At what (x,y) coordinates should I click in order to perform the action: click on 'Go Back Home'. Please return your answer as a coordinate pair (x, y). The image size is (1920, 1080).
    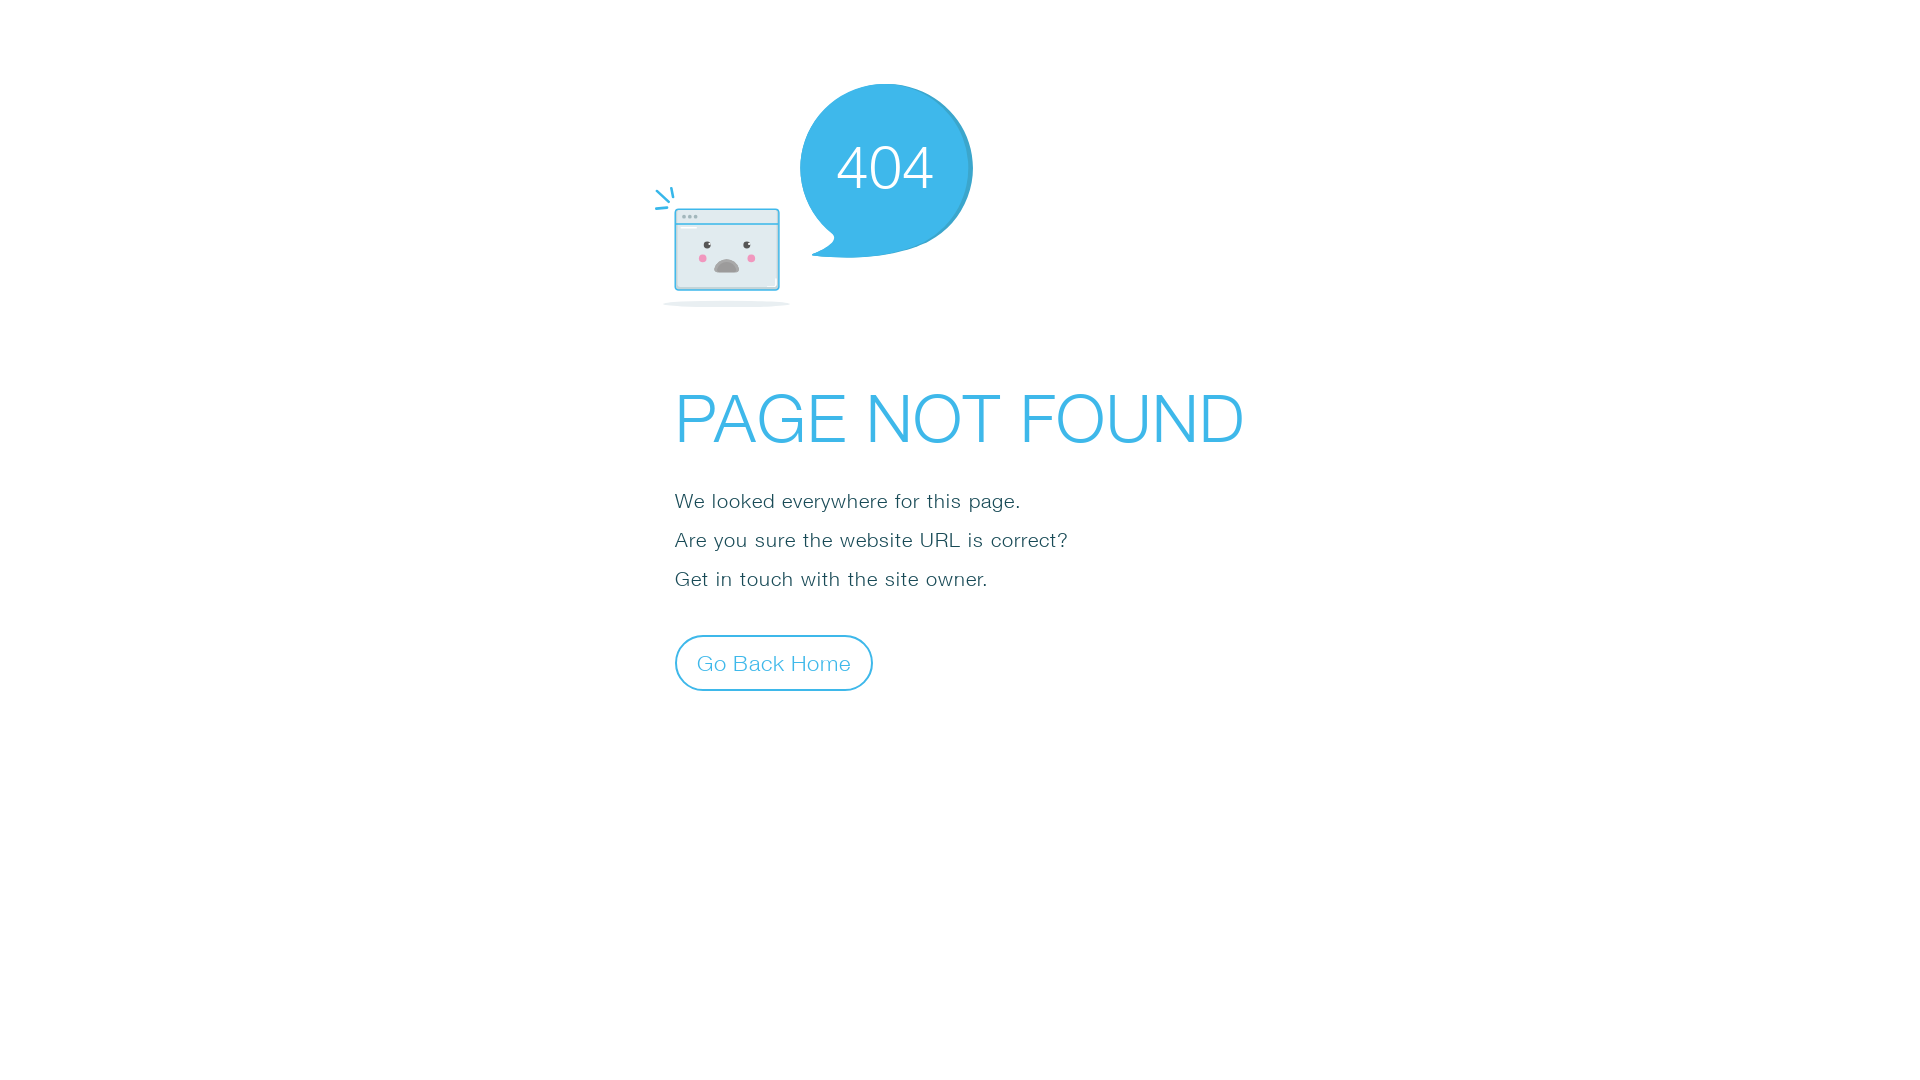
    Looking at the image, I should click on (772, 663).